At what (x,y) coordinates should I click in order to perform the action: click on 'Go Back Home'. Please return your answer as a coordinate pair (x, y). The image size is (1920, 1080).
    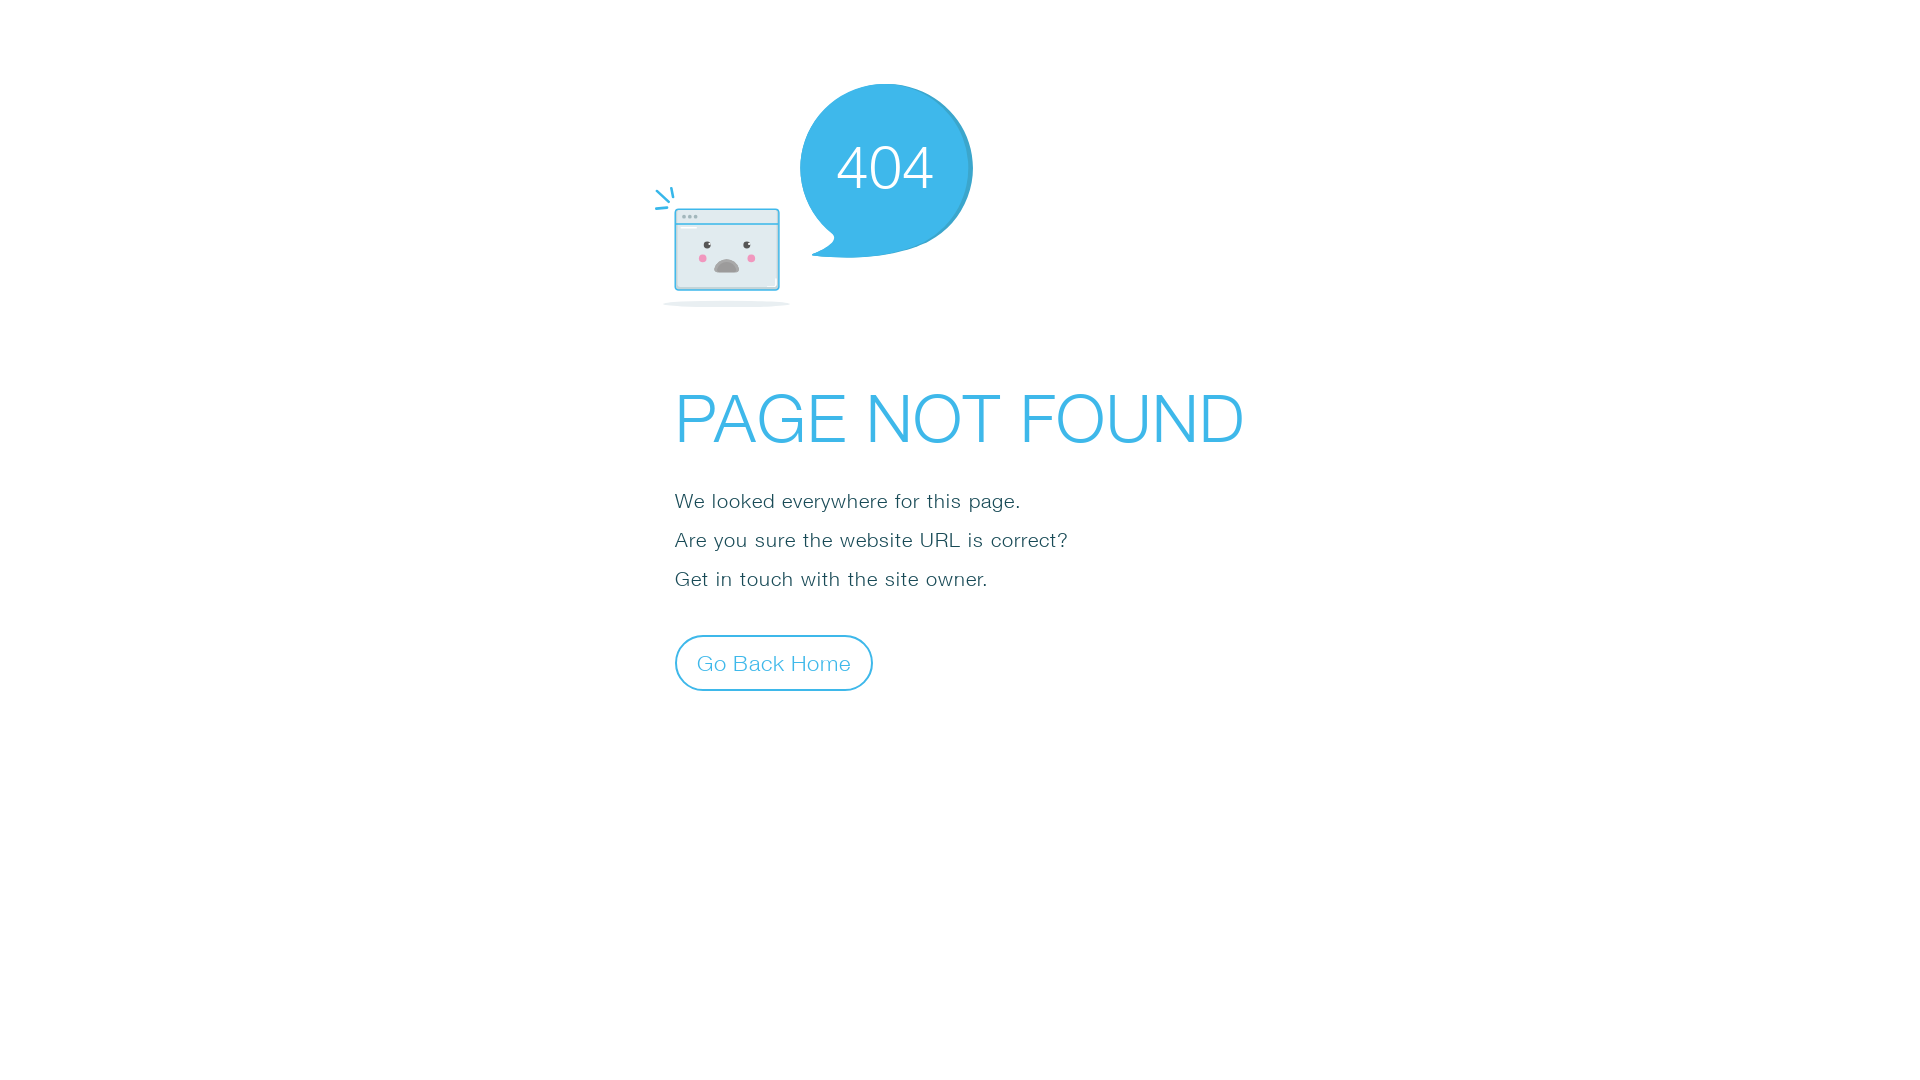
    Looking at the image, I should click on (772, 663).